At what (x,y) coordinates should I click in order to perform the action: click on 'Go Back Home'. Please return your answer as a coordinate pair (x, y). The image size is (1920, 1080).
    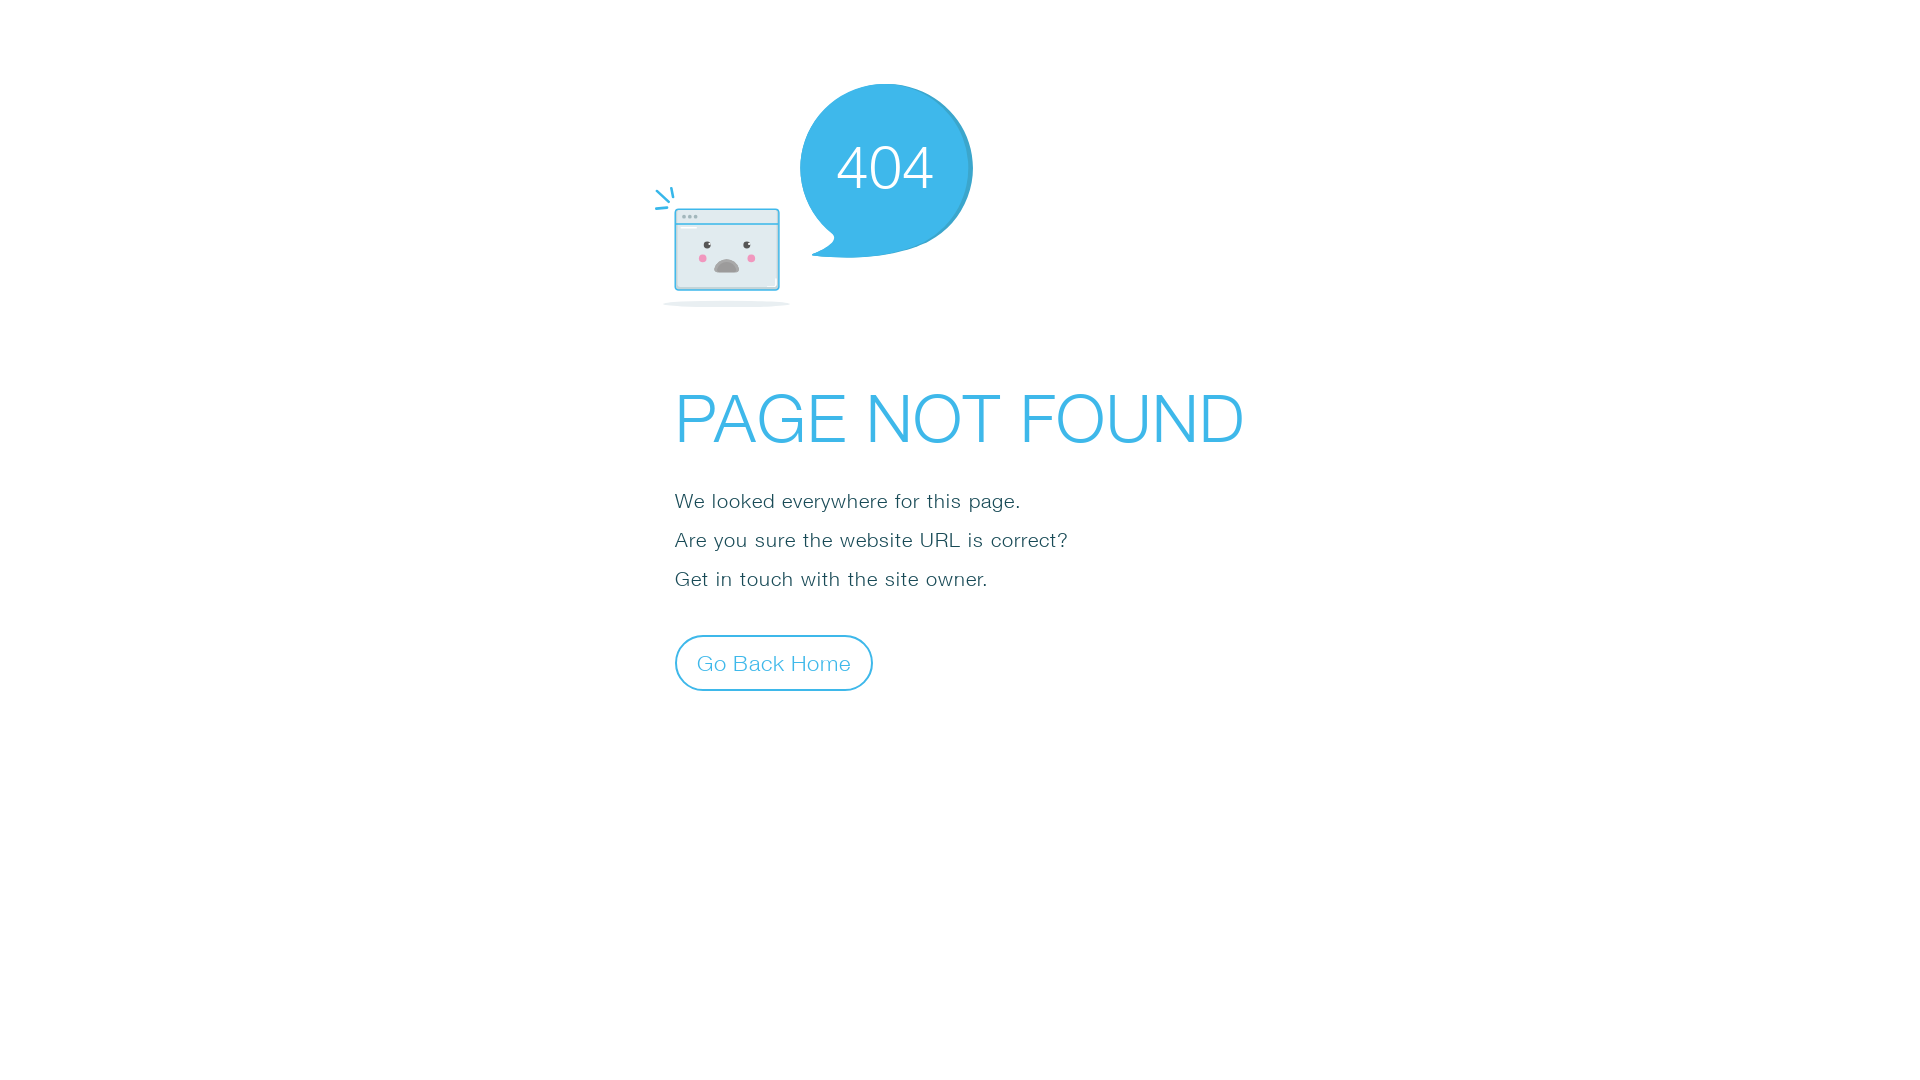
    Looking at the image, I should click on (772, 663).